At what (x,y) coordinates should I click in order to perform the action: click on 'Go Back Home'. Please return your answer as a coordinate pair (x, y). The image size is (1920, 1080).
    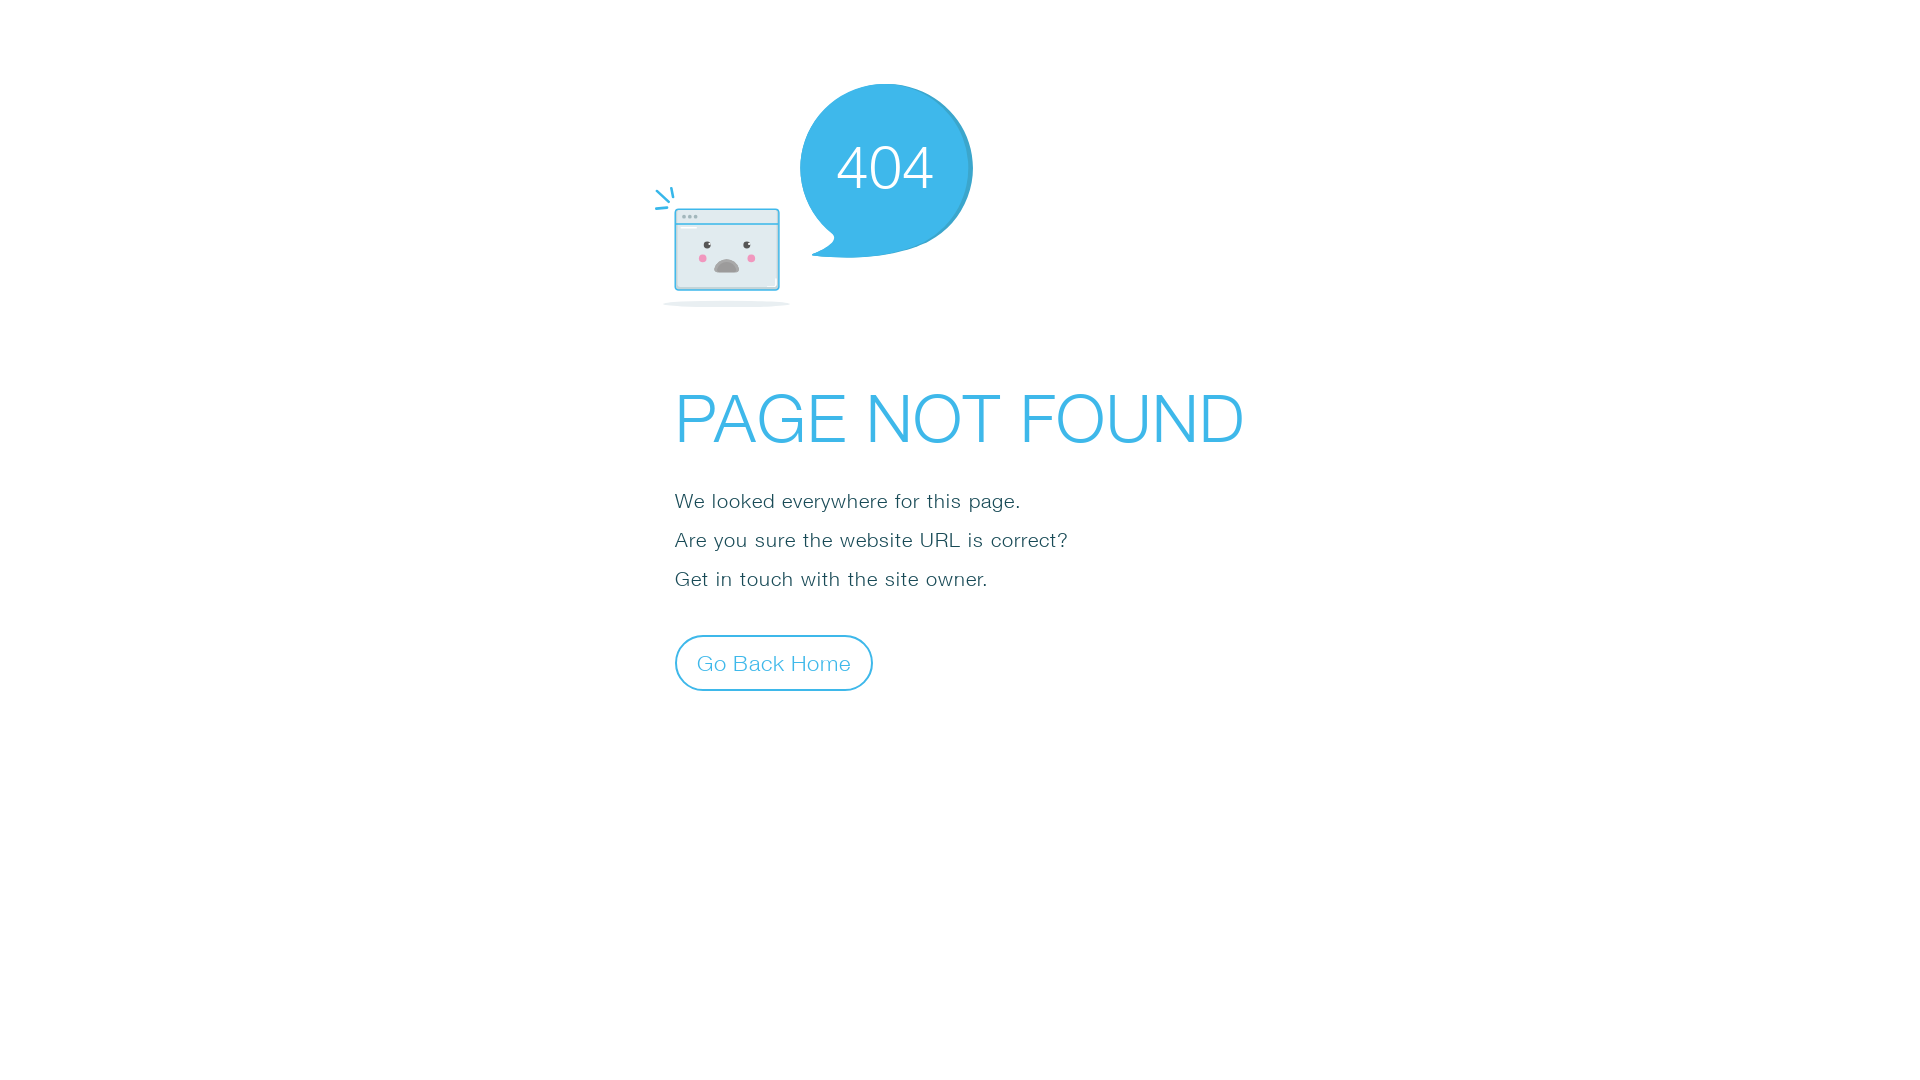
    Looking at the image, I should click on (772, 663).